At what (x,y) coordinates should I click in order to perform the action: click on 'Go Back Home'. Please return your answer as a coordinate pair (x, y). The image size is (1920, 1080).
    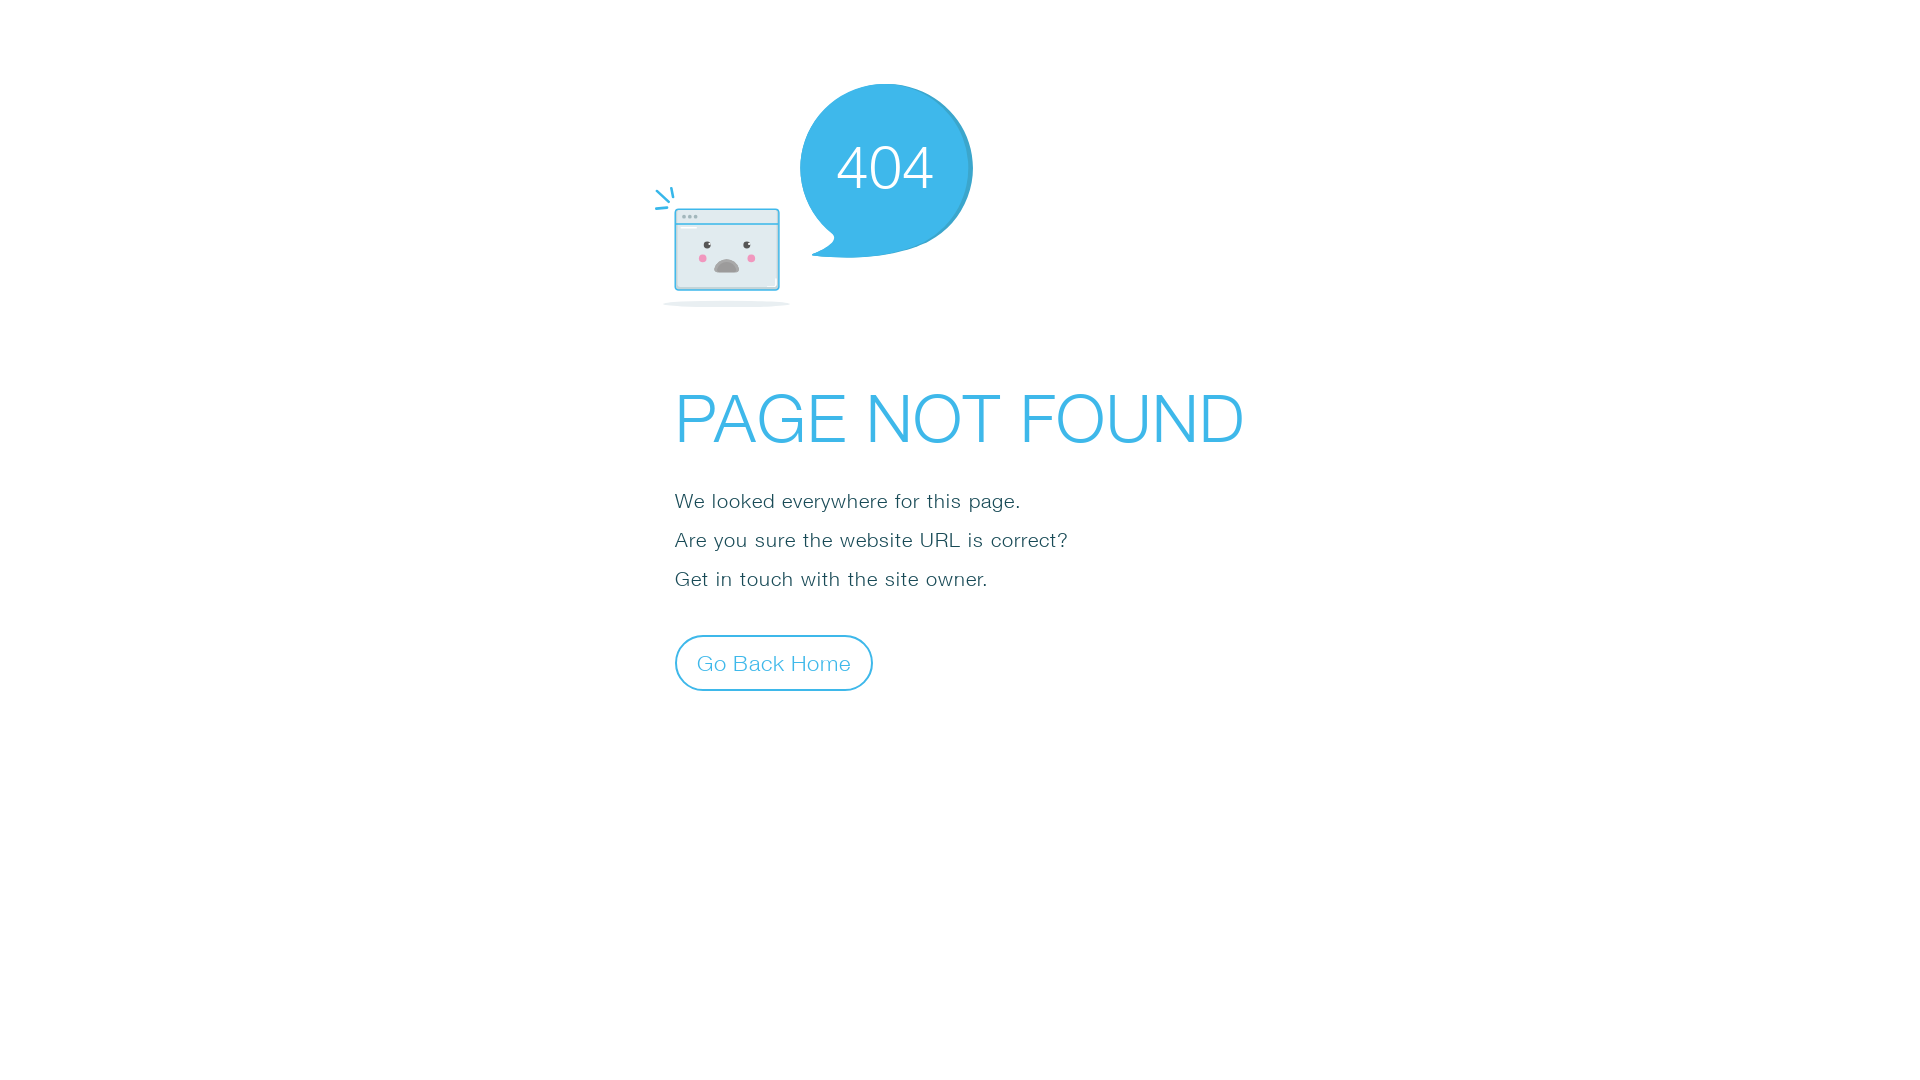
    Looking at the image, I should click on (772, 663).